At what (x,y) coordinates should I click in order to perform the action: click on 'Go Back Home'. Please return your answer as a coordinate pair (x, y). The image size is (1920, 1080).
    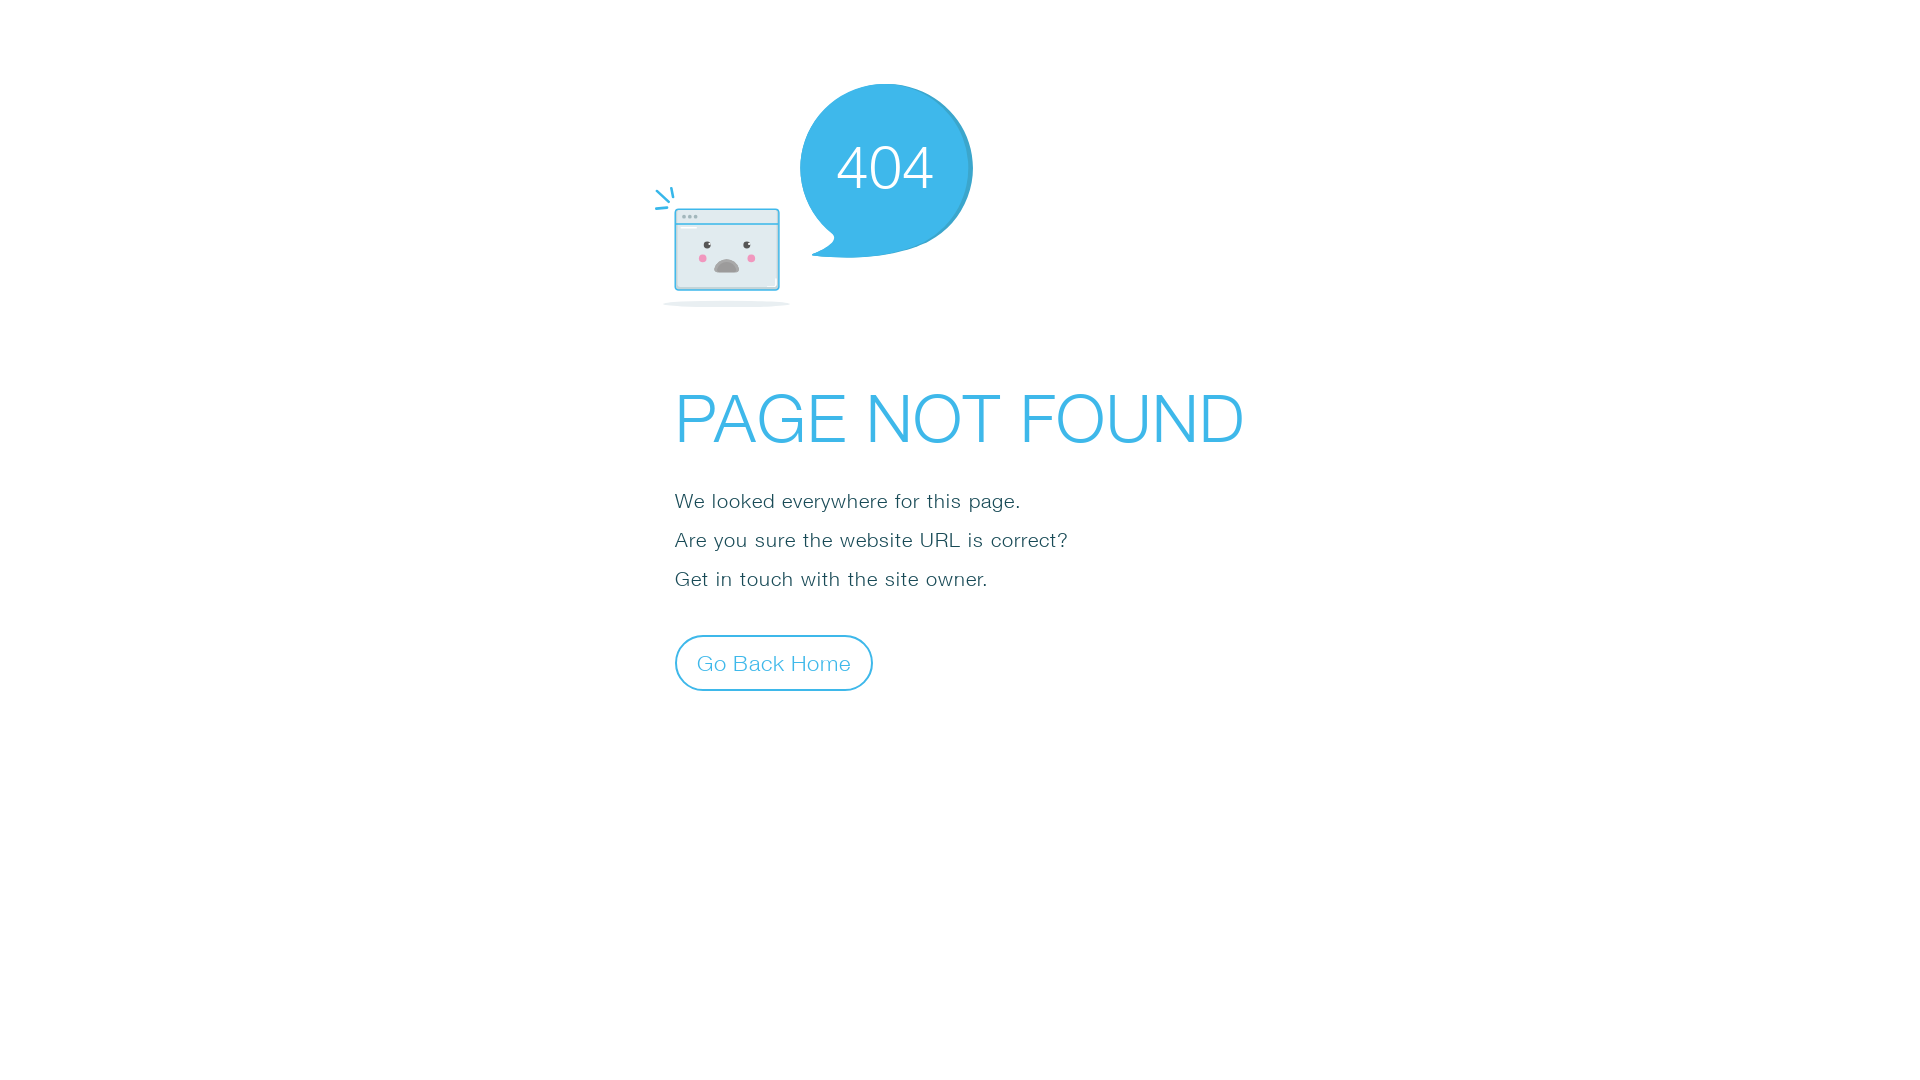
    Looking at the image, I should click on (772, 663).